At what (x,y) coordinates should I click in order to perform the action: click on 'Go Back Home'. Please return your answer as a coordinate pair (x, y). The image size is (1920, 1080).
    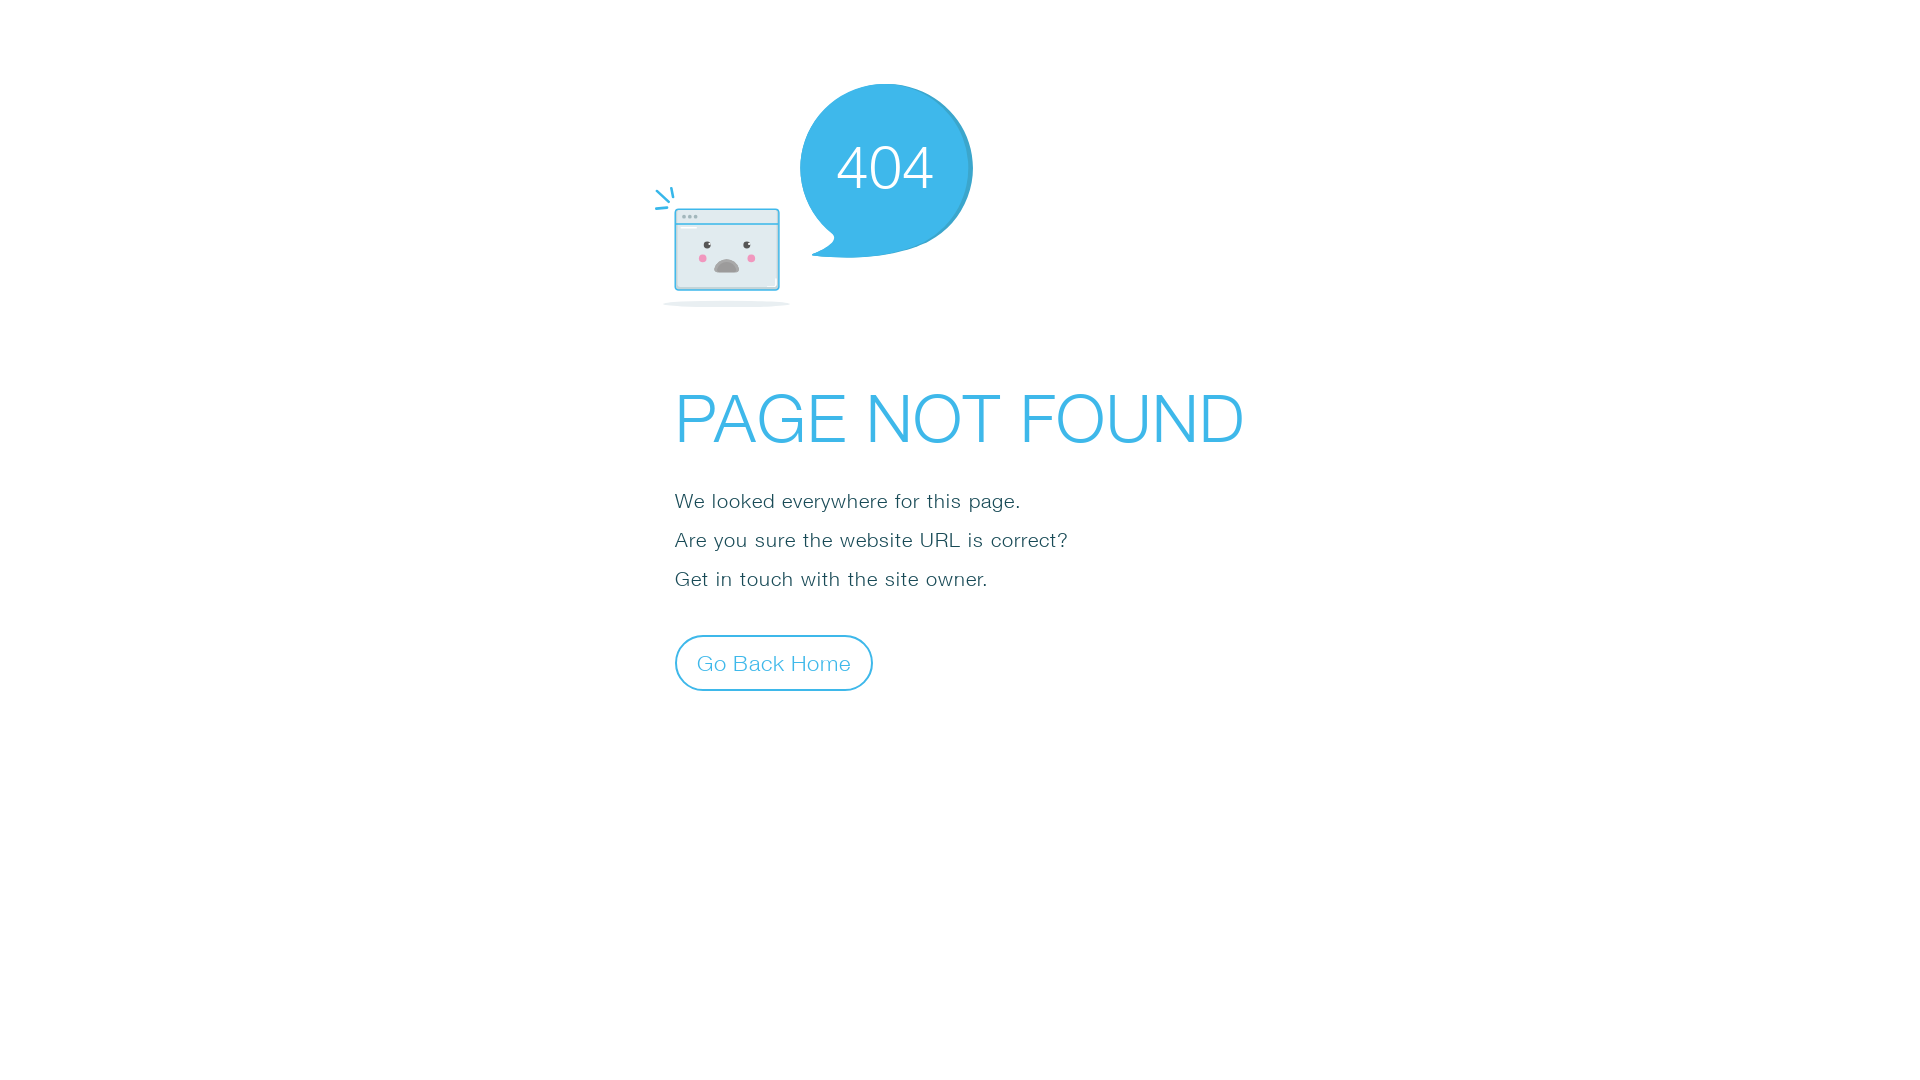
    Looking at the image, I should click on (772, 663).